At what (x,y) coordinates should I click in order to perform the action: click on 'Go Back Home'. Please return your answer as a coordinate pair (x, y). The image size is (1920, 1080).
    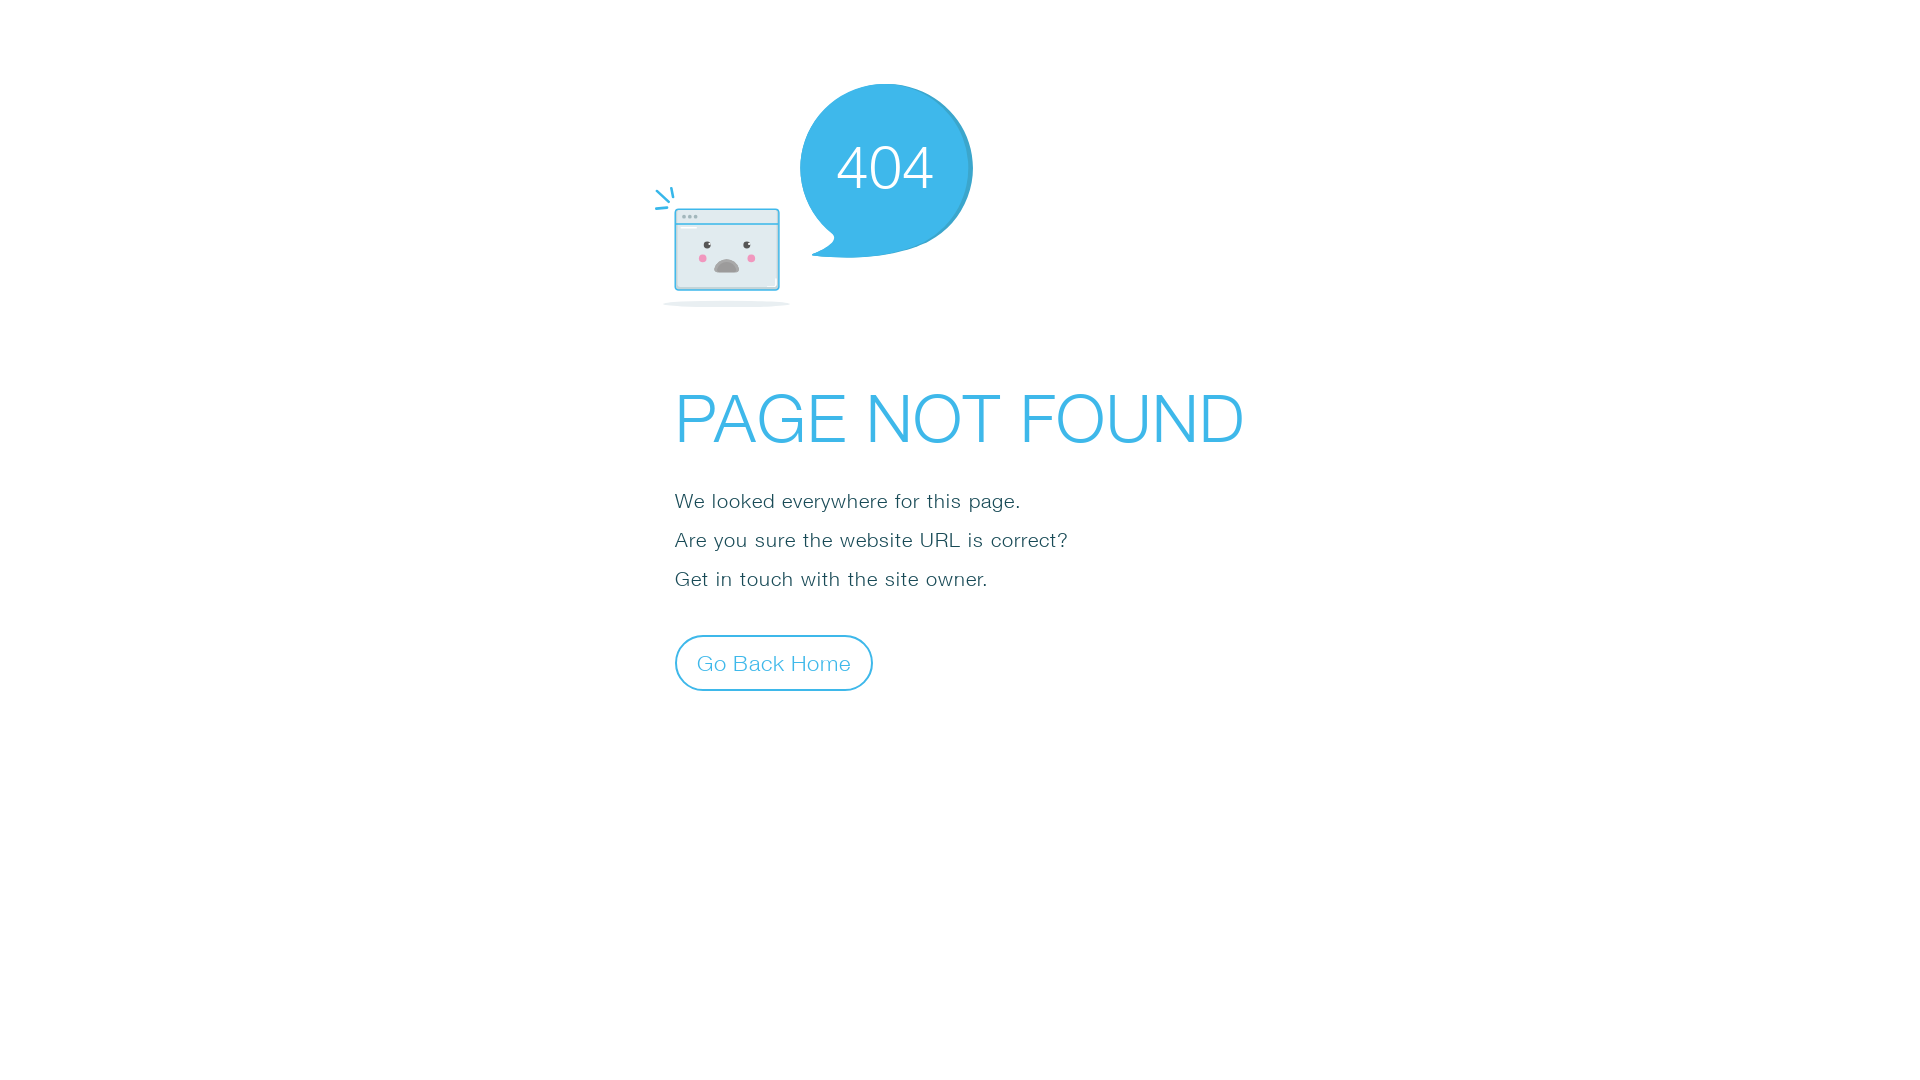
    Looking at the image, I should click on (772, 663).